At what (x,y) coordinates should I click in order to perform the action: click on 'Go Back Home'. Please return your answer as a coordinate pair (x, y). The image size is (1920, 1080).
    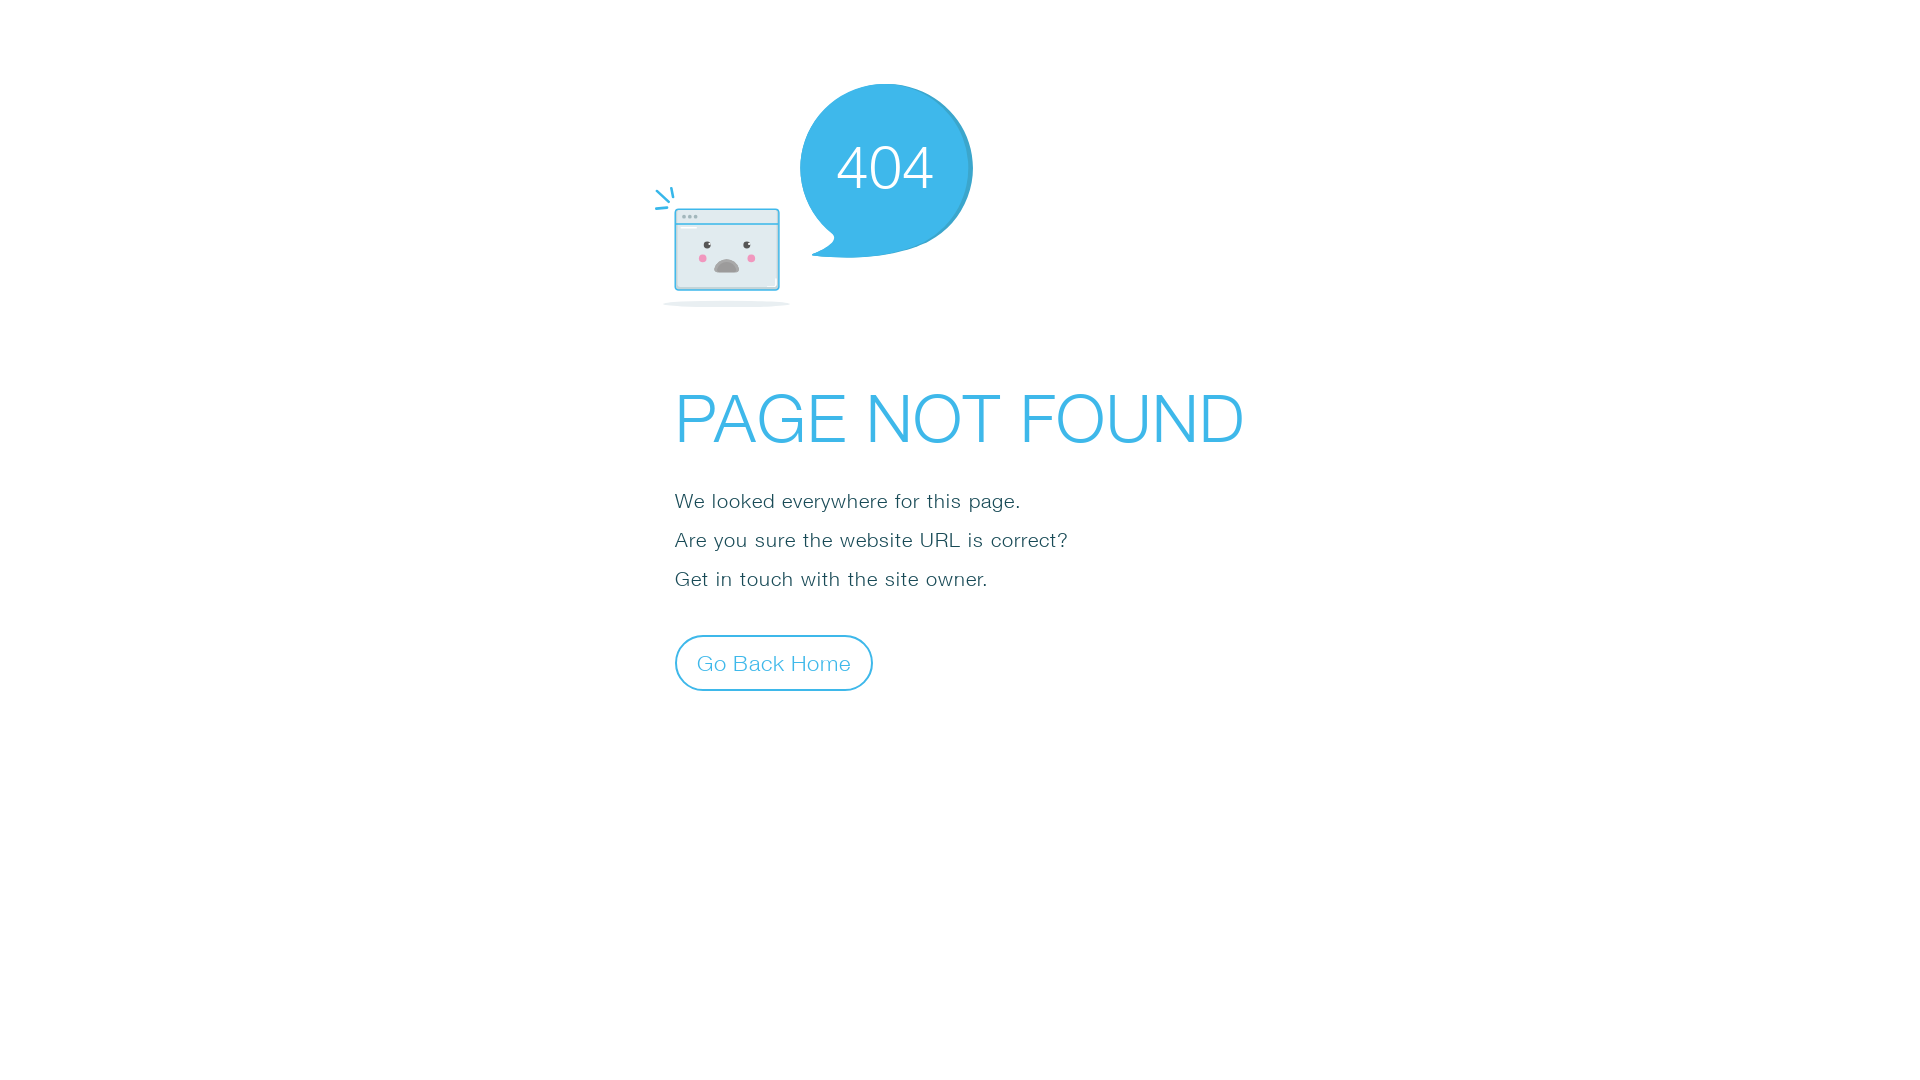
    Looking at the image, I should click on (772, 663).